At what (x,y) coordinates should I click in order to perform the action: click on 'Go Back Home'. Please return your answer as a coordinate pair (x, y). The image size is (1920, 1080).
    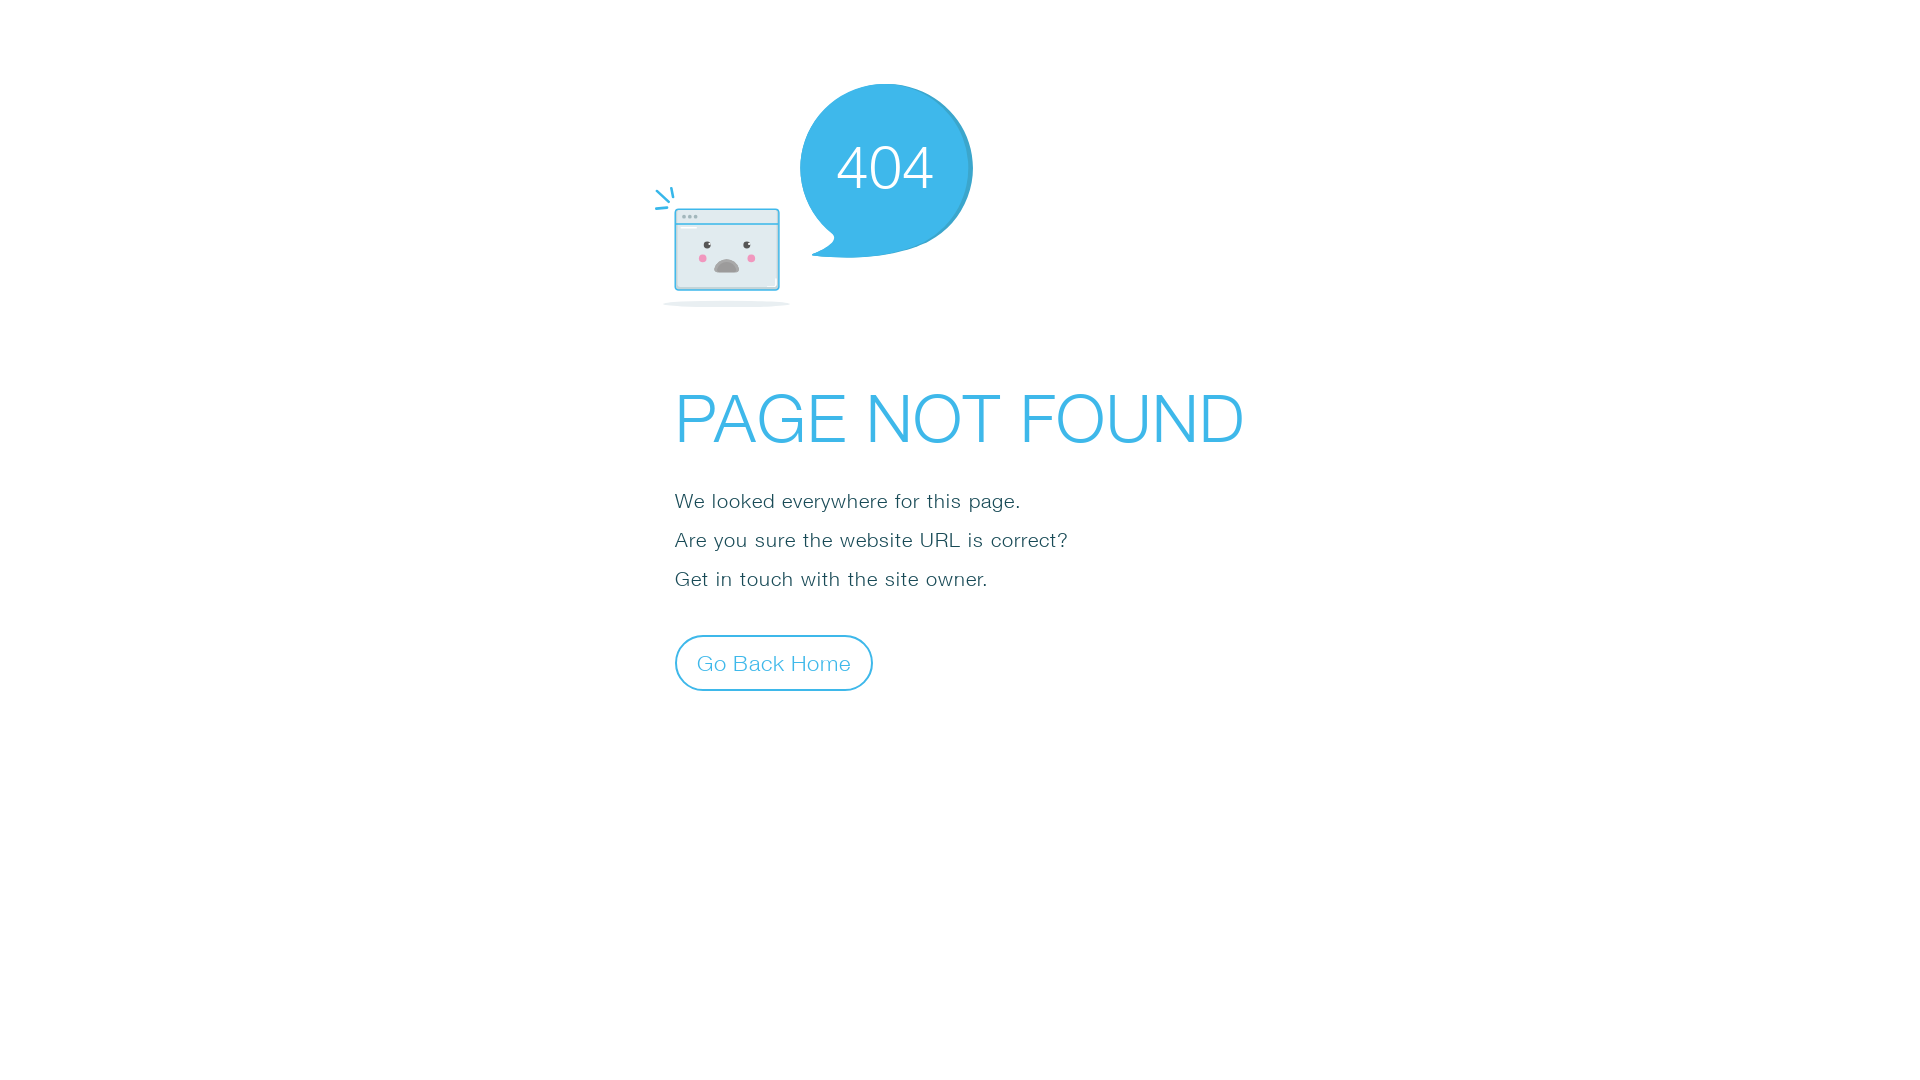
    Looking at the image, I should click on (772, 663).